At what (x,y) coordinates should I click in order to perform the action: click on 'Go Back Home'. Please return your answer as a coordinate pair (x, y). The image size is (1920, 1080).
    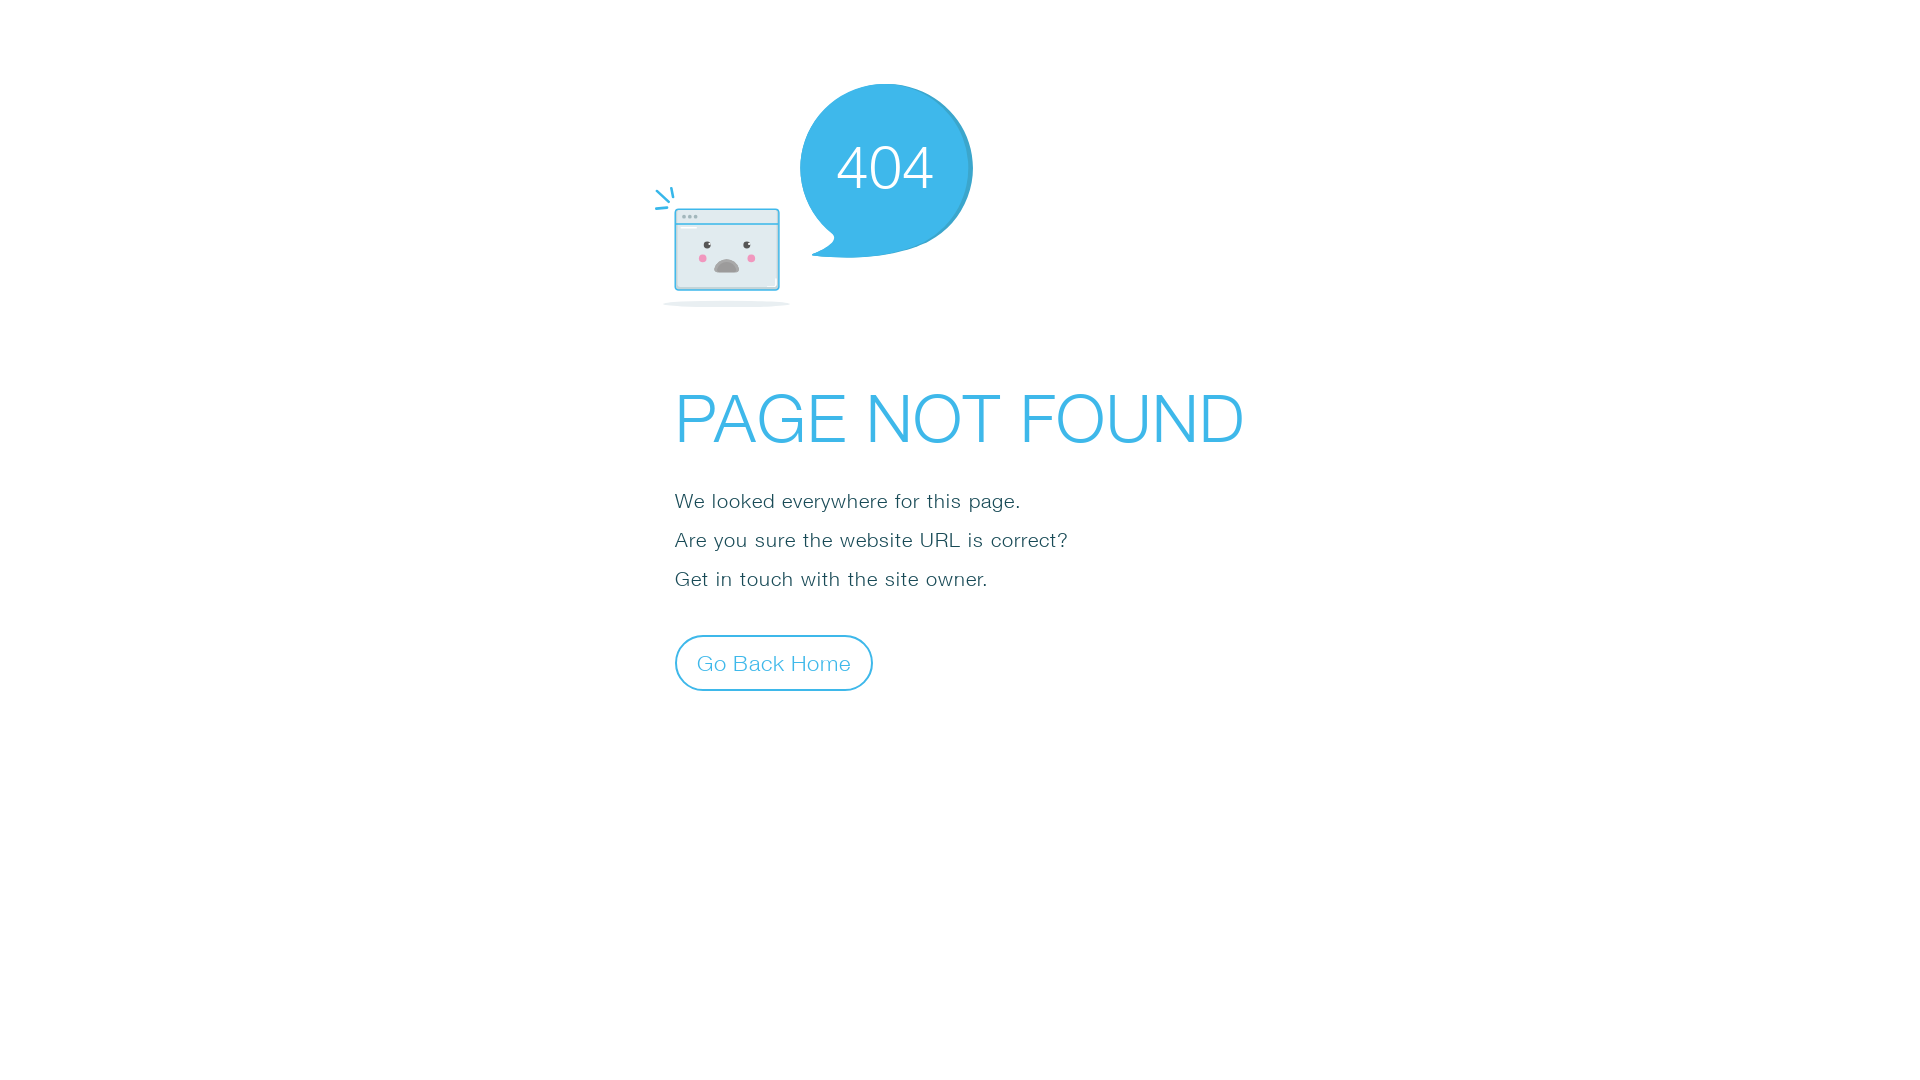
    Looking at the image, I should click on (772, 663).